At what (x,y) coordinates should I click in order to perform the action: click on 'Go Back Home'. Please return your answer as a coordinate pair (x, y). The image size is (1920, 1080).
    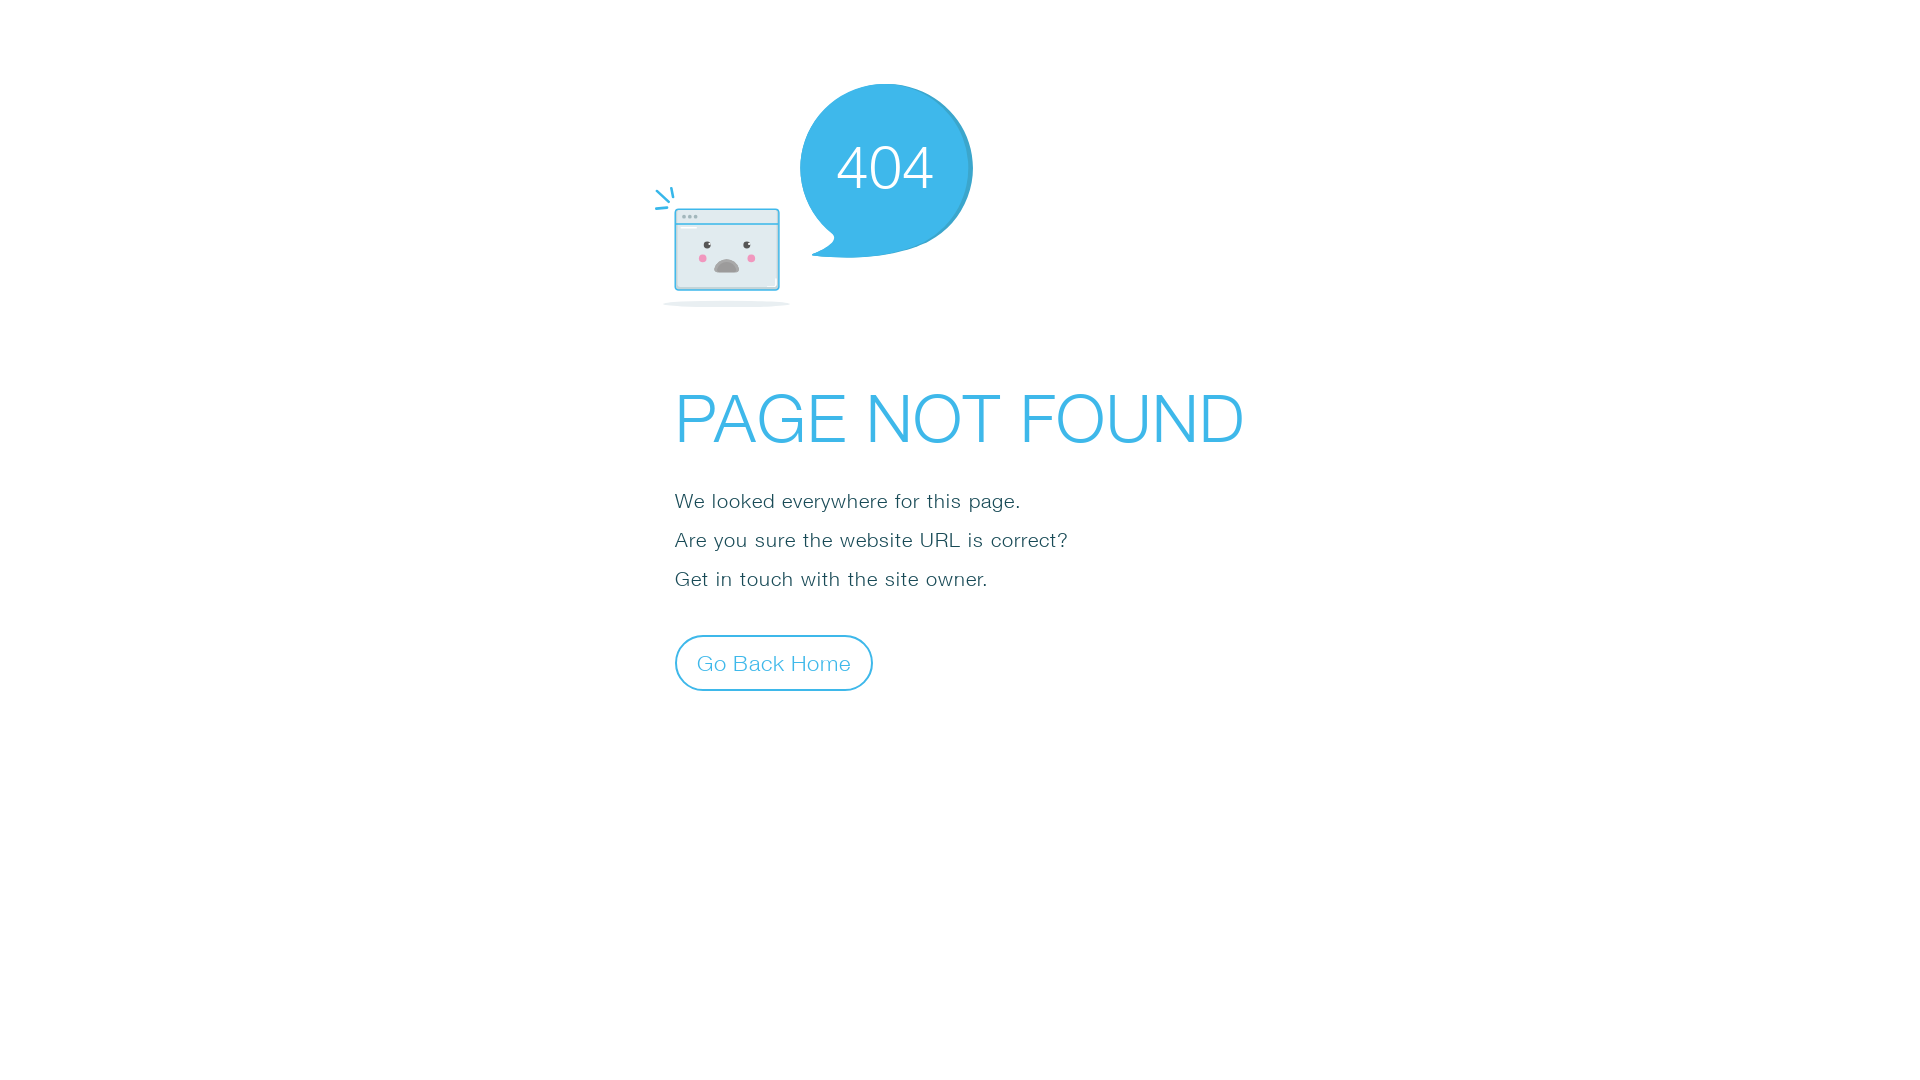
    Looking at the image, I should click on (772, 663).